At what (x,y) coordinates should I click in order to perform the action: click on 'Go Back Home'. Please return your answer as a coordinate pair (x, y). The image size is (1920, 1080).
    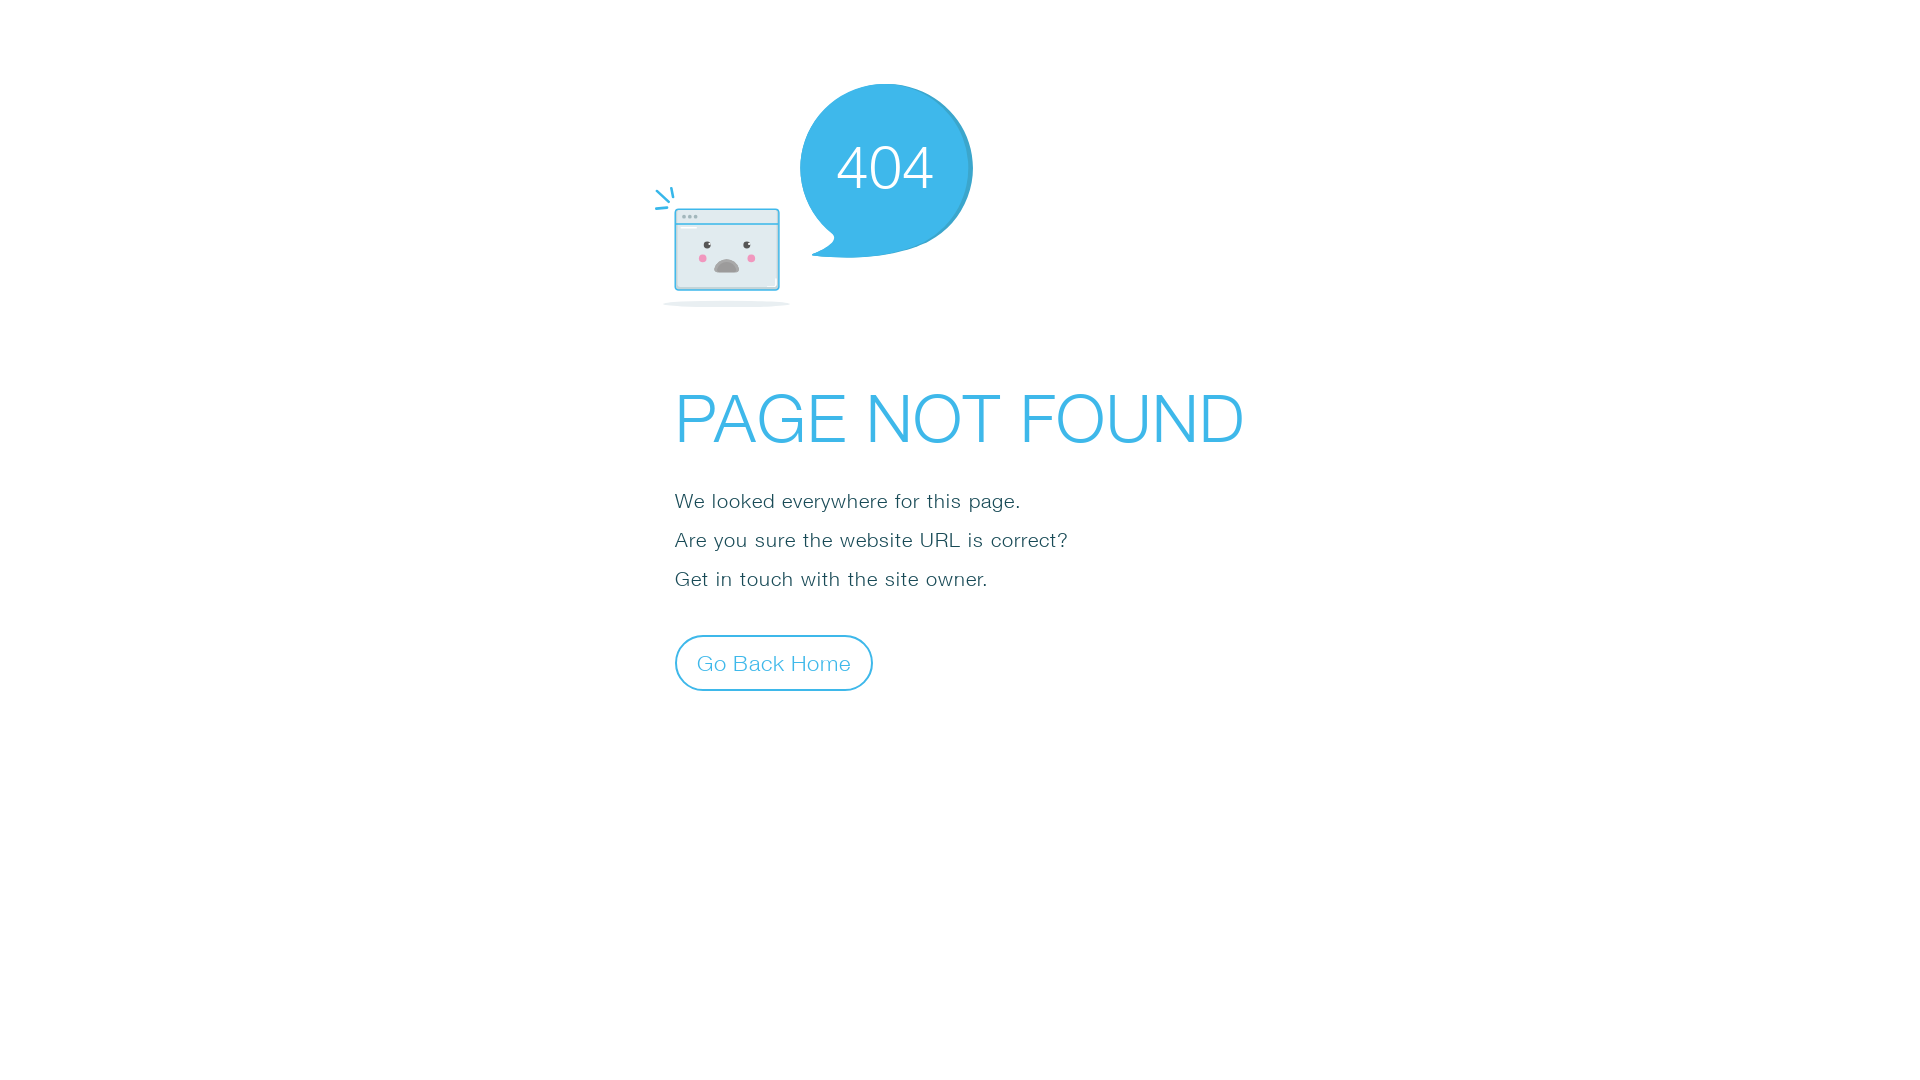
    Looking at the image, I should click on (772, 663).